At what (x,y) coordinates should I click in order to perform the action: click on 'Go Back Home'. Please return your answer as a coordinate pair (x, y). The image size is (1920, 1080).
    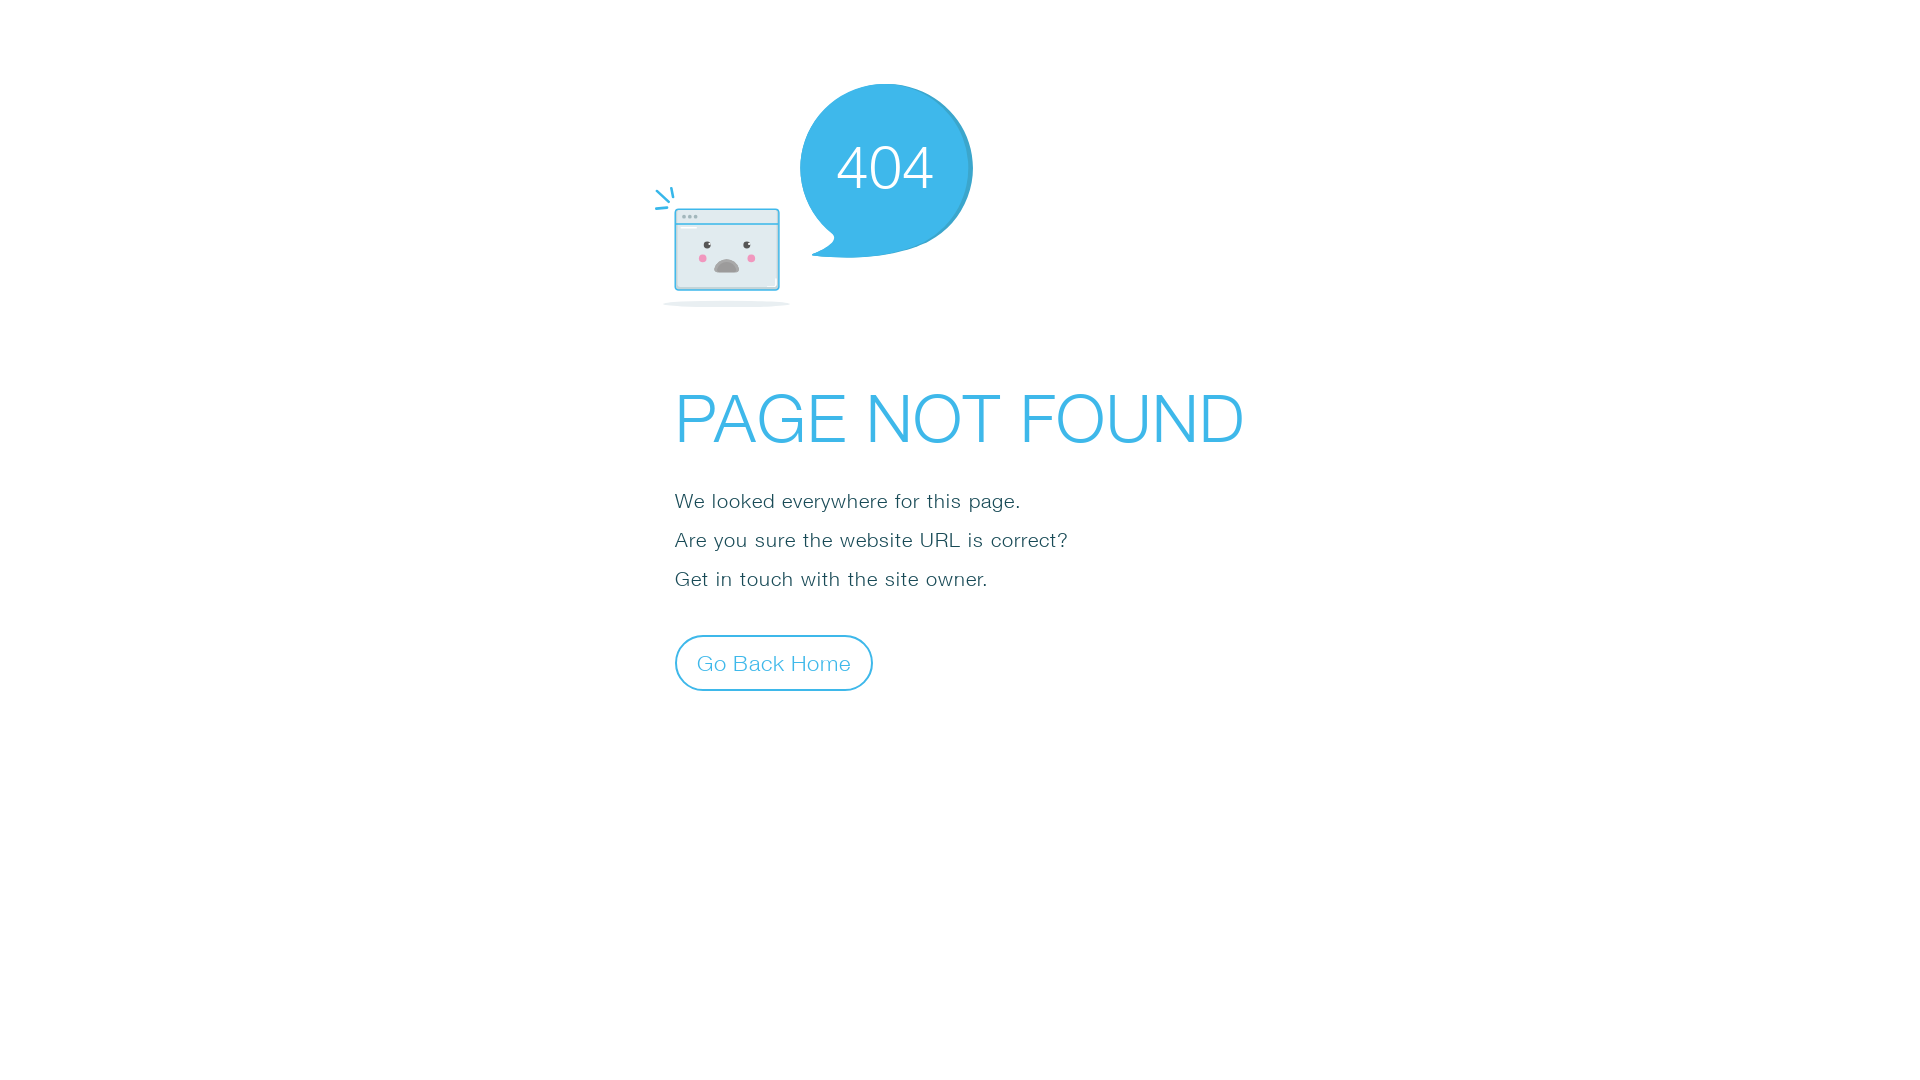
    Looking at the image, I should click on (772, 663).